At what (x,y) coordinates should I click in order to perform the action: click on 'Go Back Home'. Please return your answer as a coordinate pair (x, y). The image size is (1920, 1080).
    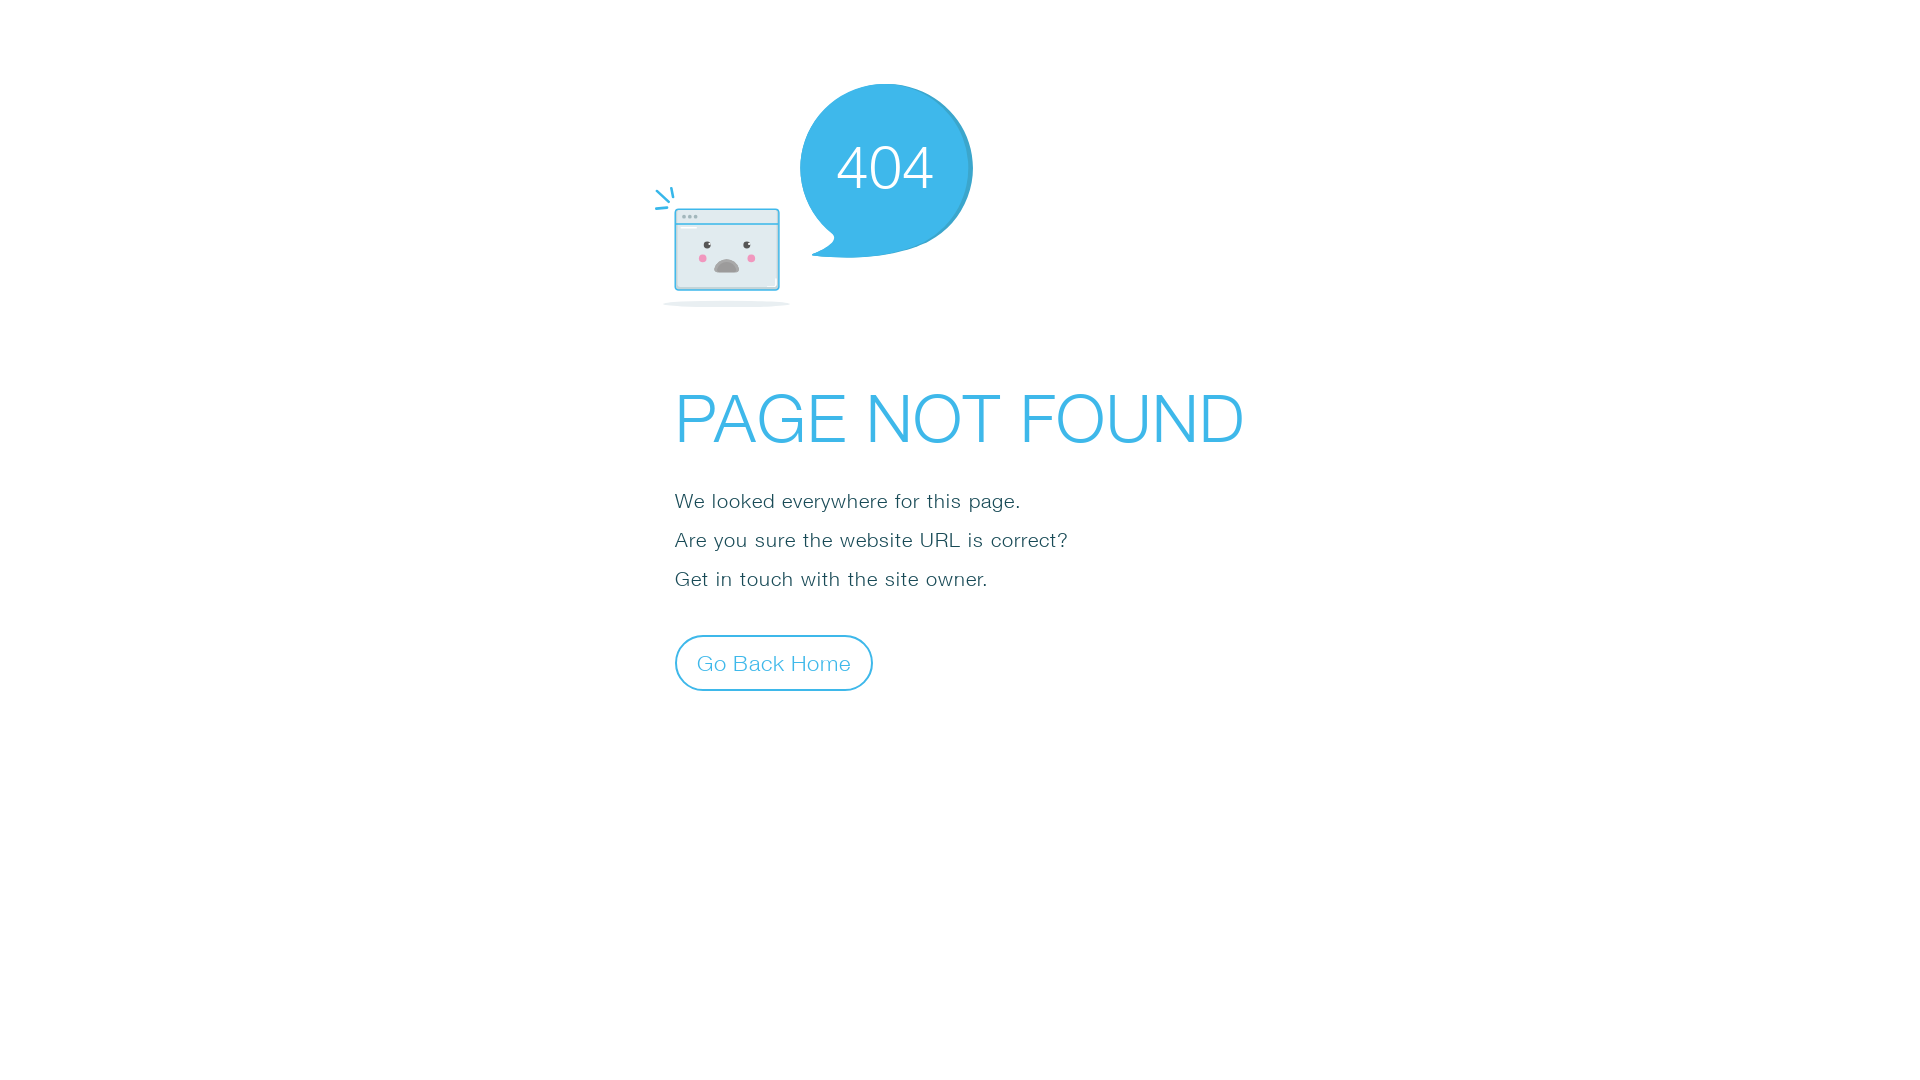
    Looking at the image, I should click on (772, 663).